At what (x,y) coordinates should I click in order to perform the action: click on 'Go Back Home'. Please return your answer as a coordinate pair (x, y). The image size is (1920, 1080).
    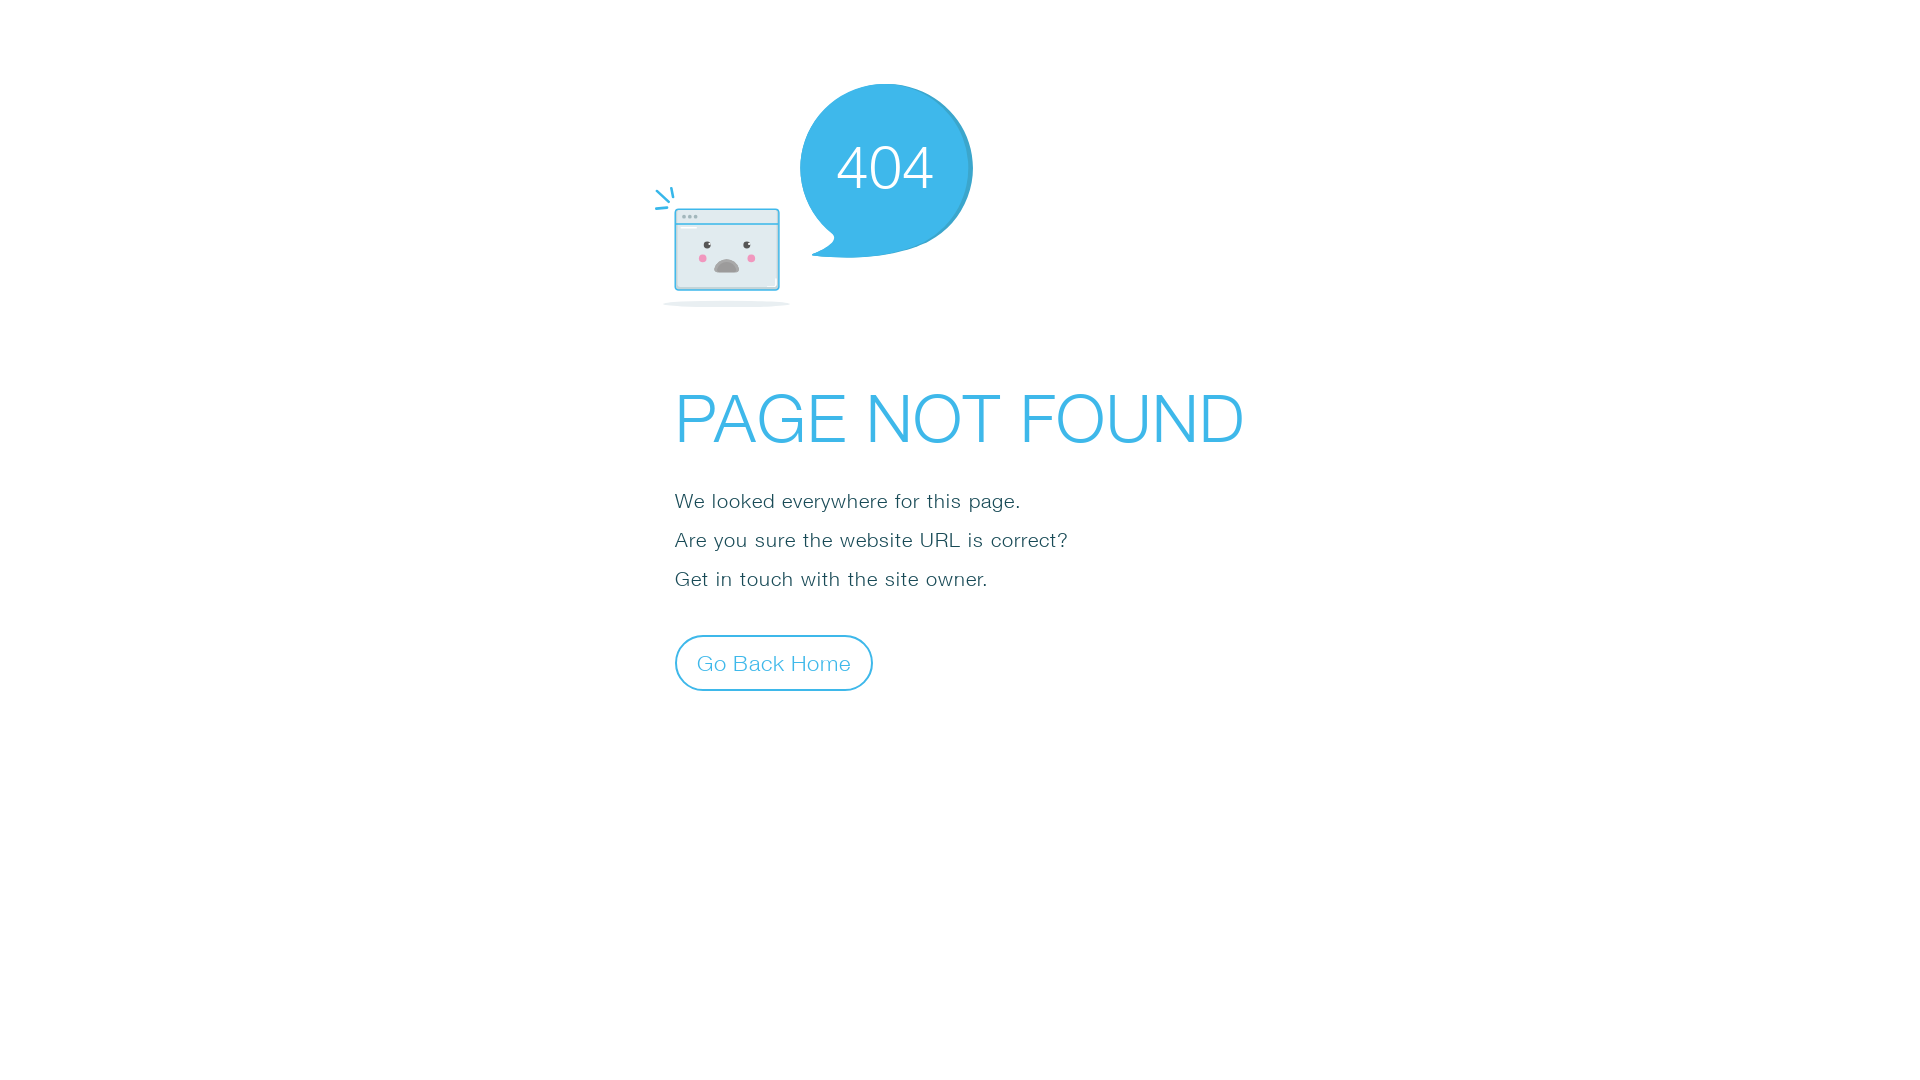
    Looking at the image, I should click on (772, 663).